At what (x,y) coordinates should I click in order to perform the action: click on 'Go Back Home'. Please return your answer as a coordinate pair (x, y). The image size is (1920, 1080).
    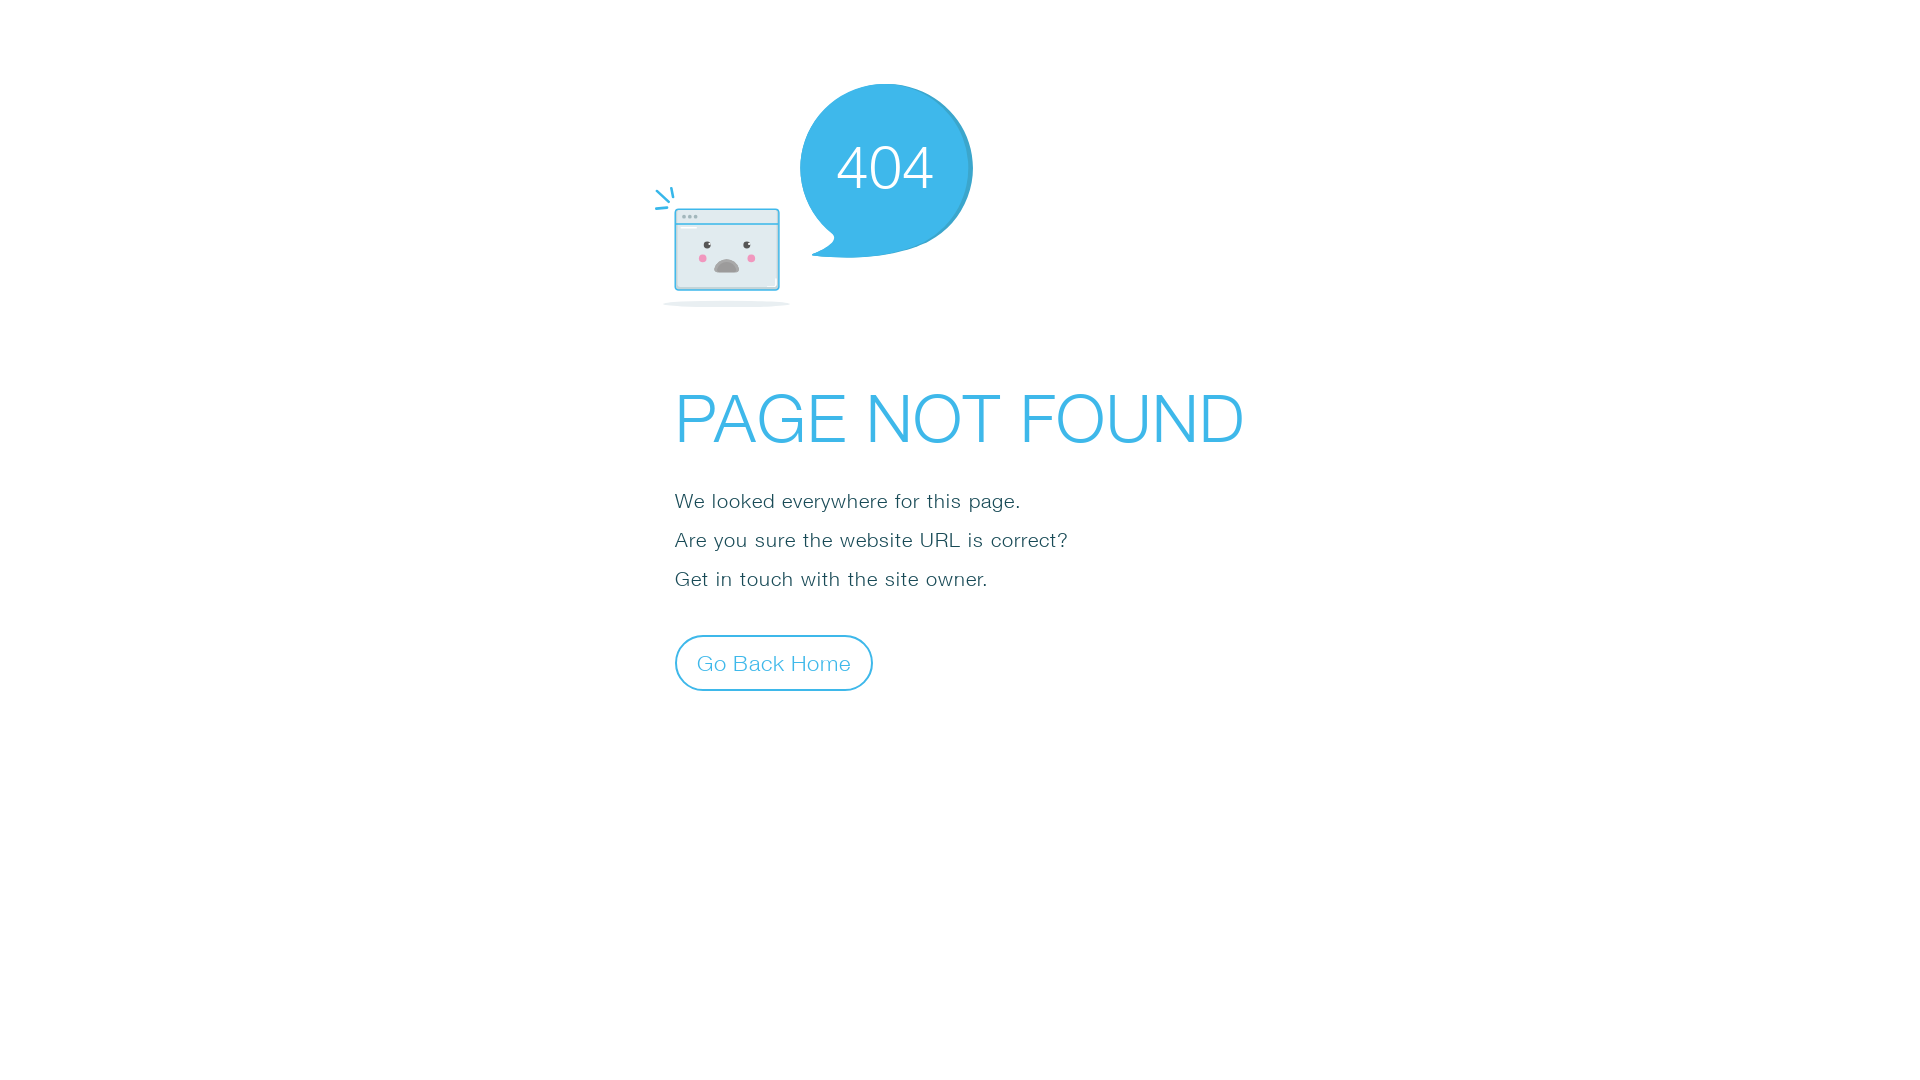
    Looking at the image, I should click on (772, 663).